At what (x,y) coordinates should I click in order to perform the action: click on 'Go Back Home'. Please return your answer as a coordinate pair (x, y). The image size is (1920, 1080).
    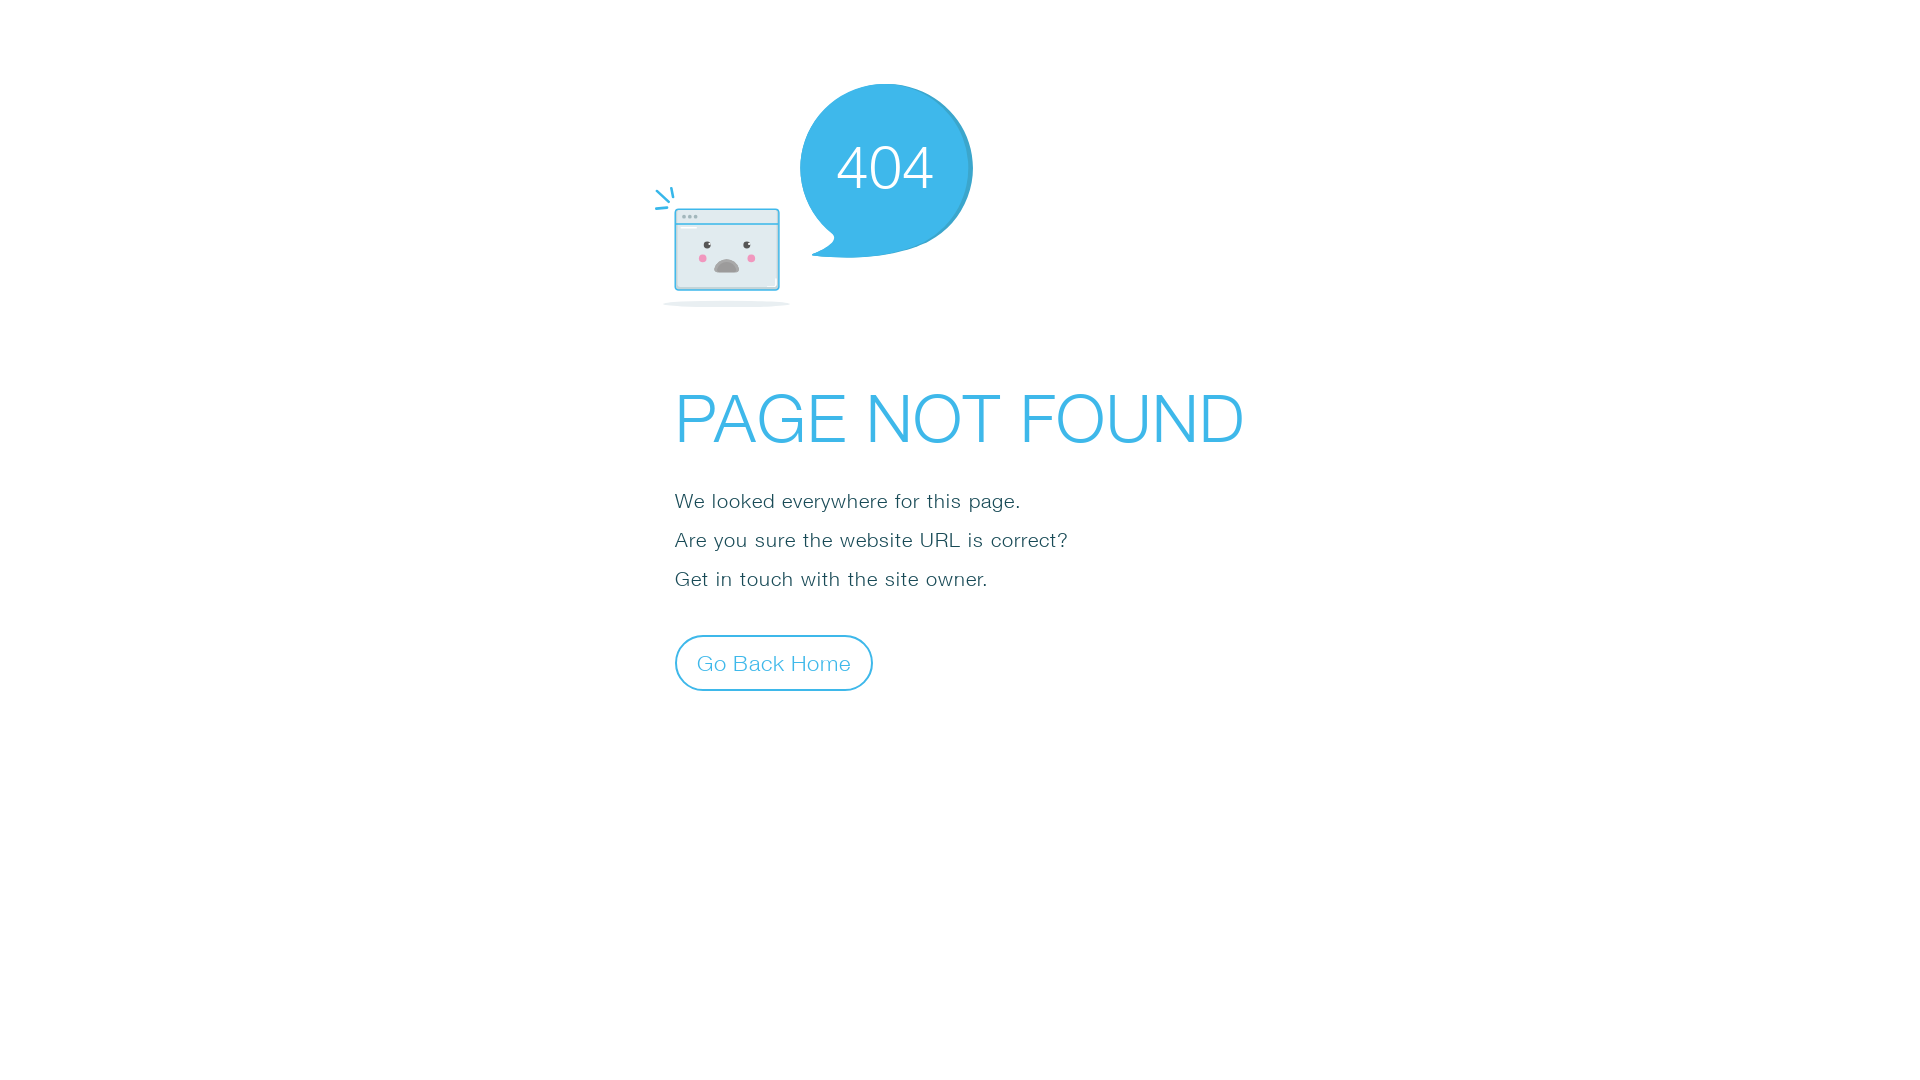
    Looking at the image, I should click on (772, 663).